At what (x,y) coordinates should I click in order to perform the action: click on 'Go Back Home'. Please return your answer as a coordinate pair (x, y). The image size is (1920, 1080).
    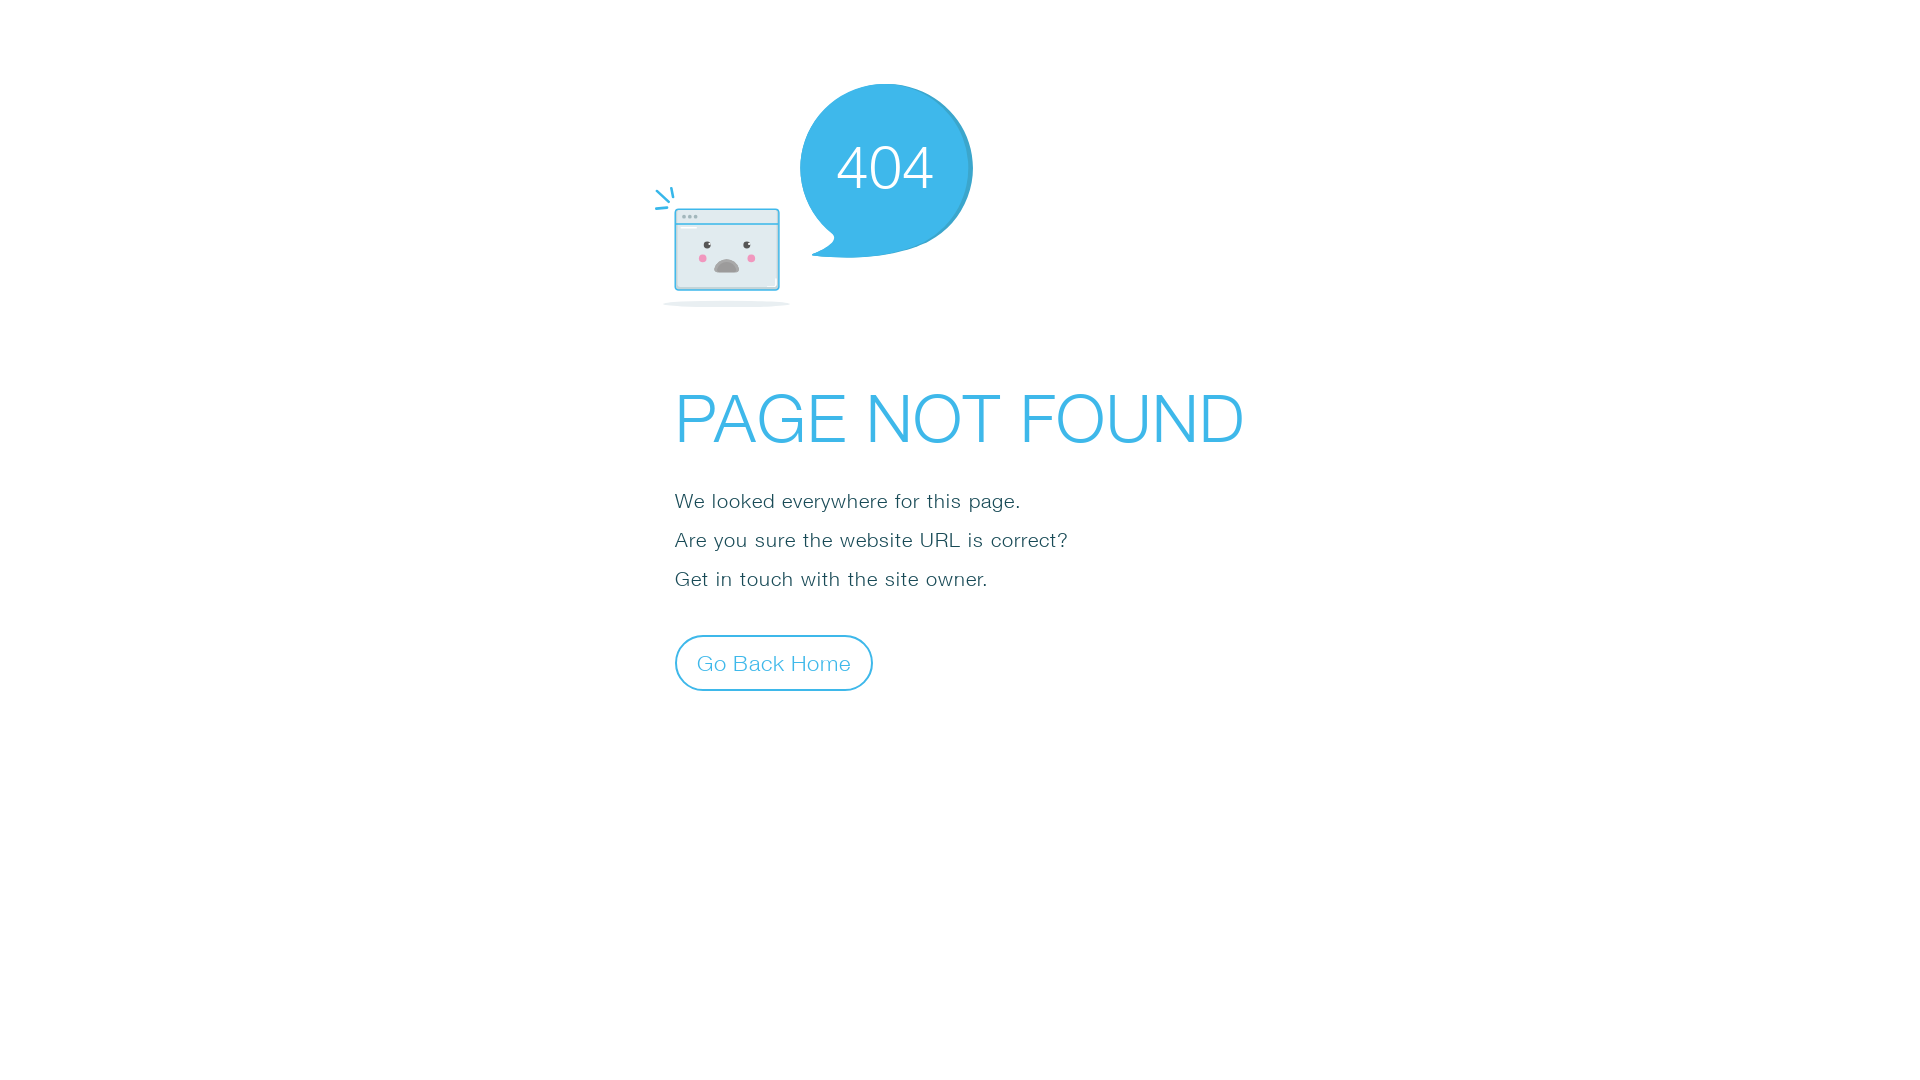
    Looking at the image, I should click on (772, 663).